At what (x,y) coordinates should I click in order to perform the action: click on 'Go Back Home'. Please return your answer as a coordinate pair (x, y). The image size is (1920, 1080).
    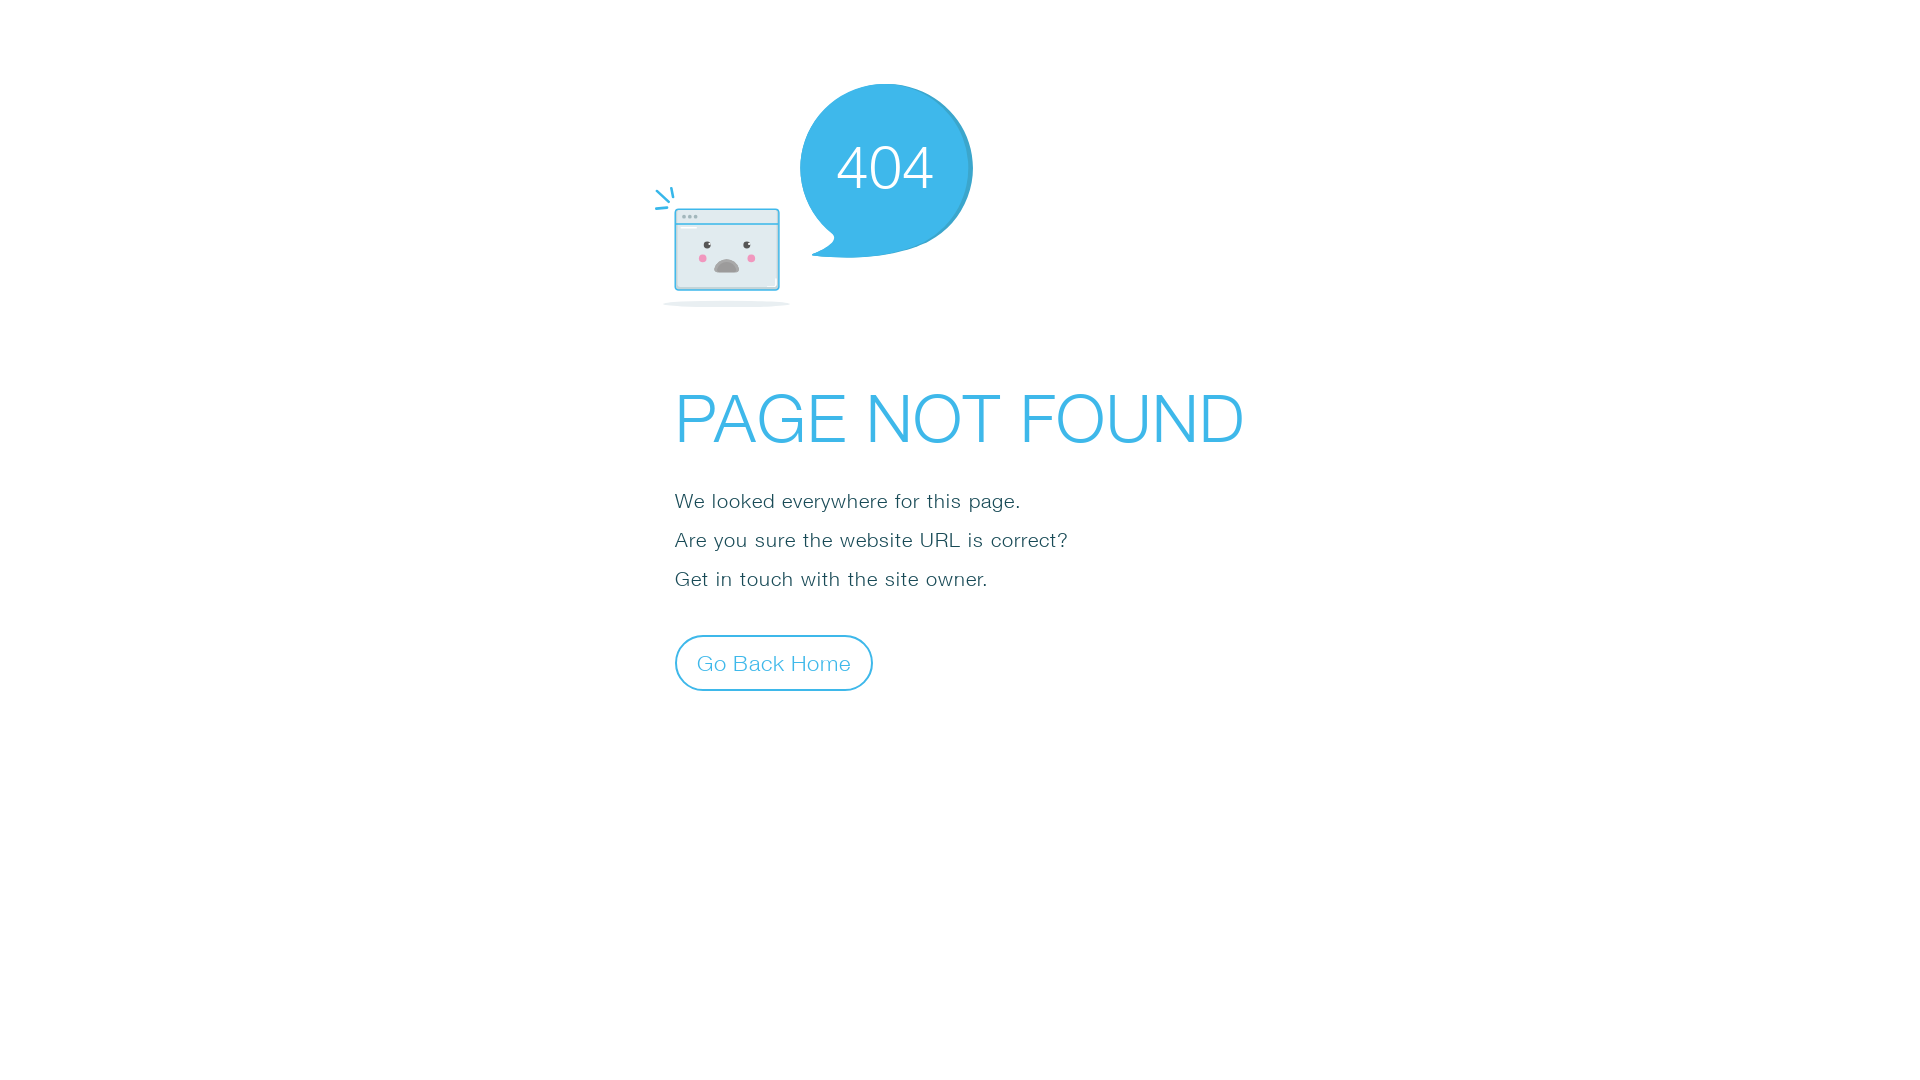
    Looking at the image, I should click on (772, 663).